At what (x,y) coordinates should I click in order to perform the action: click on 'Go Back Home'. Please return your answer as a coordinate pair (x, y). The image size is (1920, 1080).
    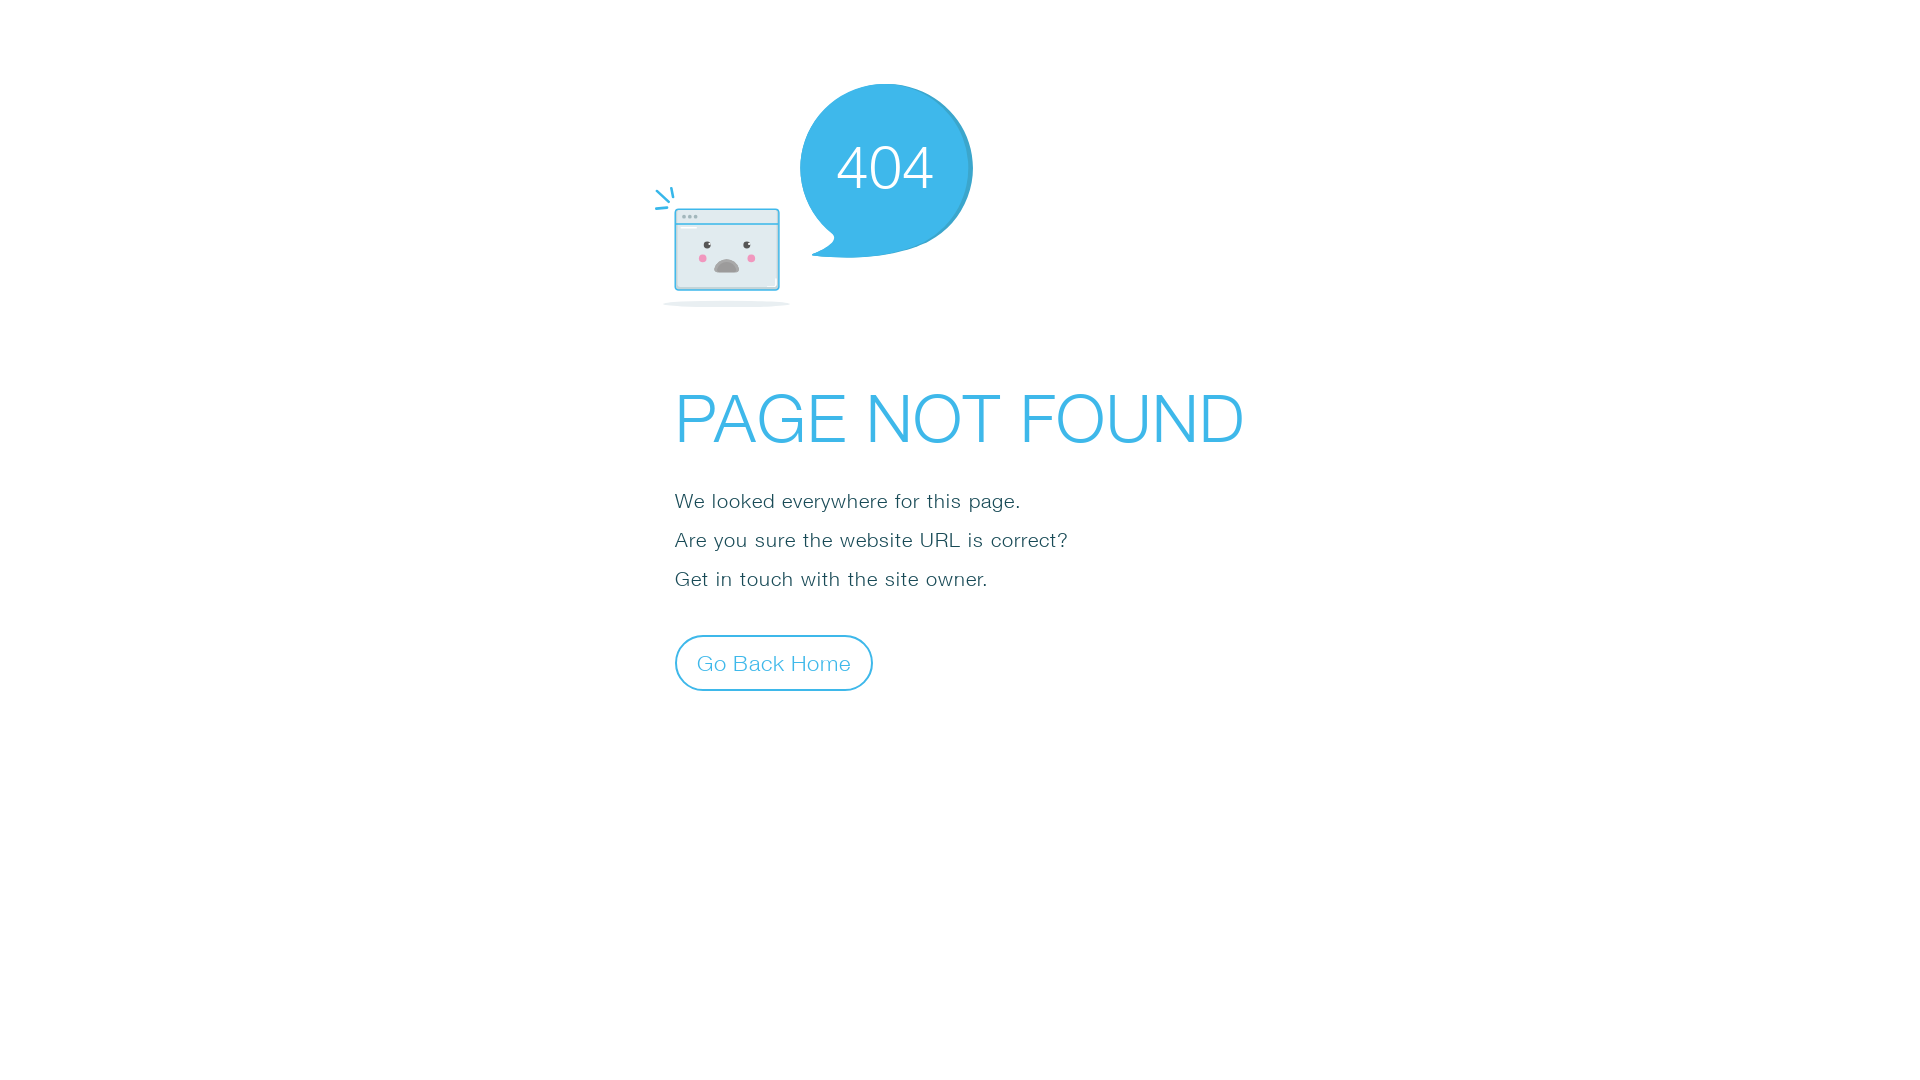
    Looking at the image, I should click on (772, 663).